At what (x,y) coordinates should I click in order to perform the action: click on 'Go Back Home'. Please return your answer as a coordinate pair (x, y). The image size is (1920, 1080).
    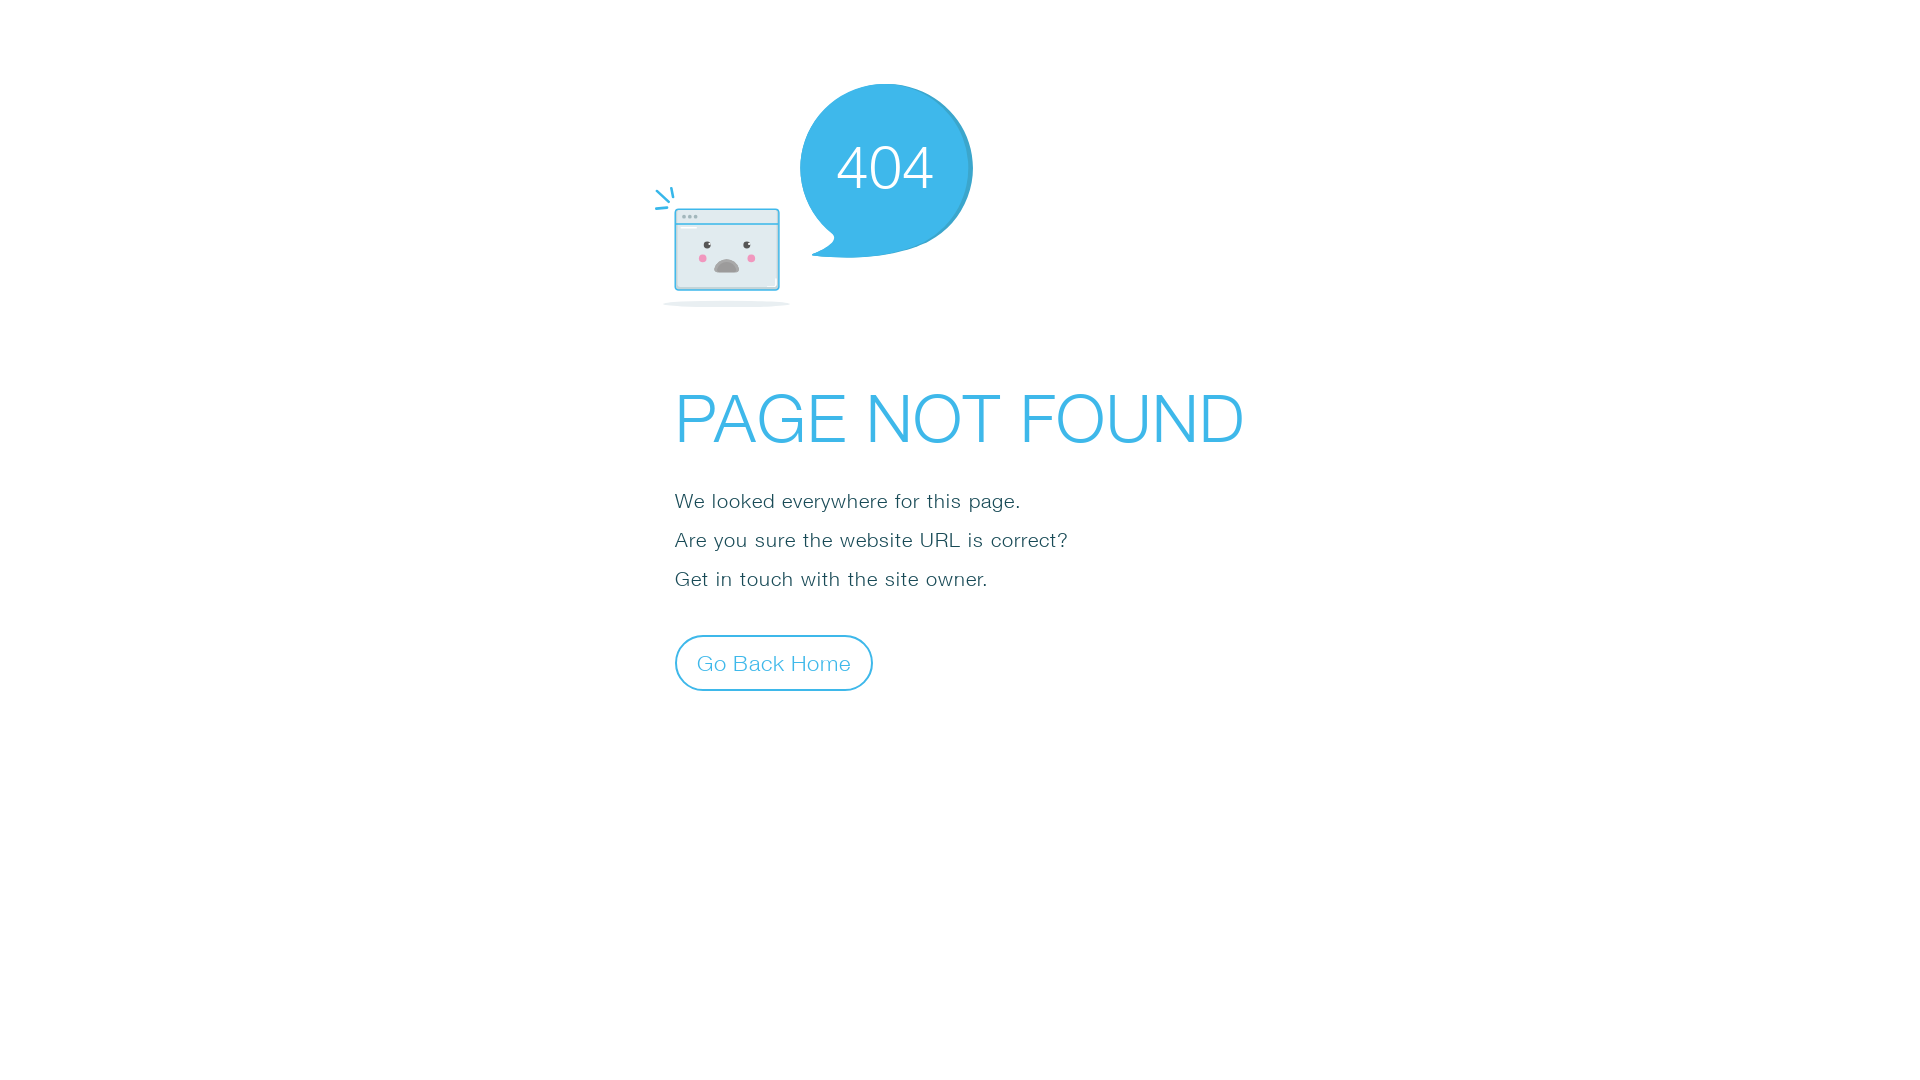
    Looking at the image, I should click on (772, 663).